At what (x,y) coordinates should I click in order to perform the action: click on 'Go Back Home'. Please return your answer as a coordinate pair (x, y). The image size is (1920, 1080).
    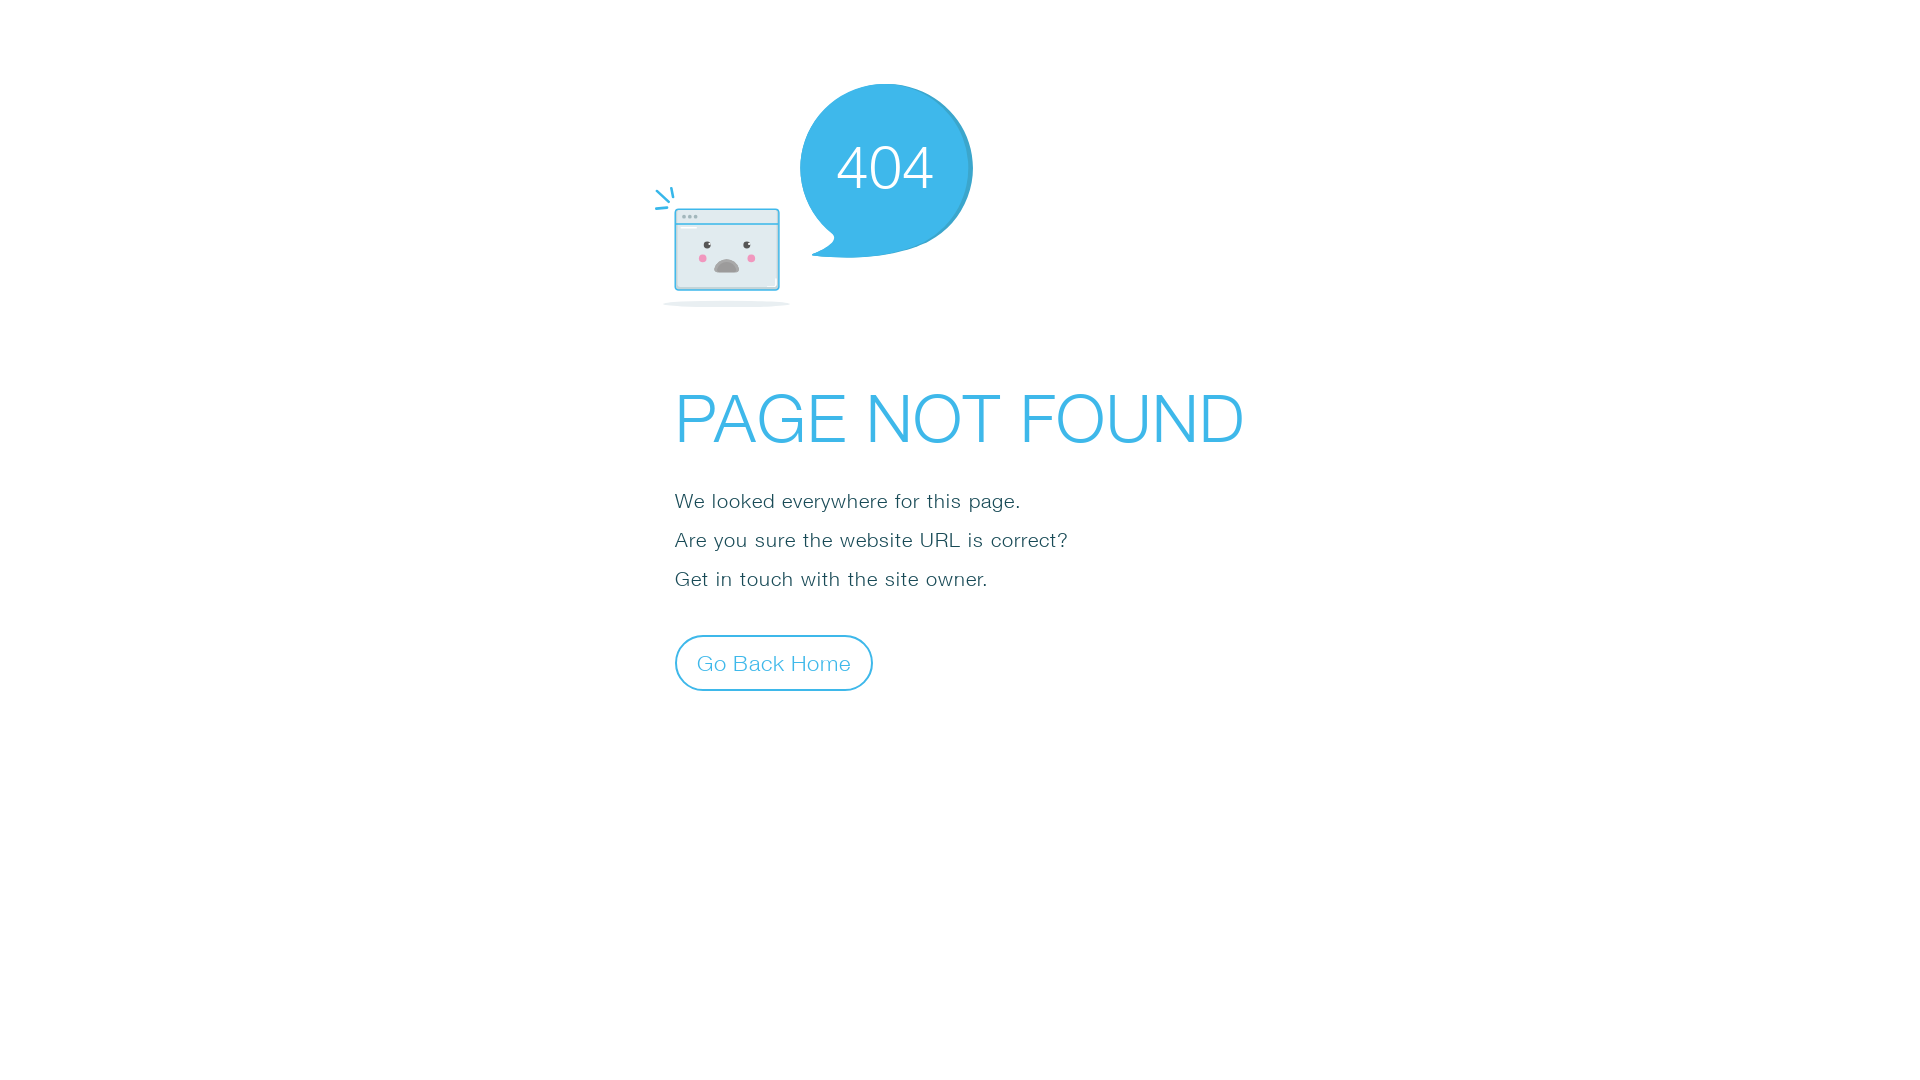
    Looking at the image, I should click on (772, 663).